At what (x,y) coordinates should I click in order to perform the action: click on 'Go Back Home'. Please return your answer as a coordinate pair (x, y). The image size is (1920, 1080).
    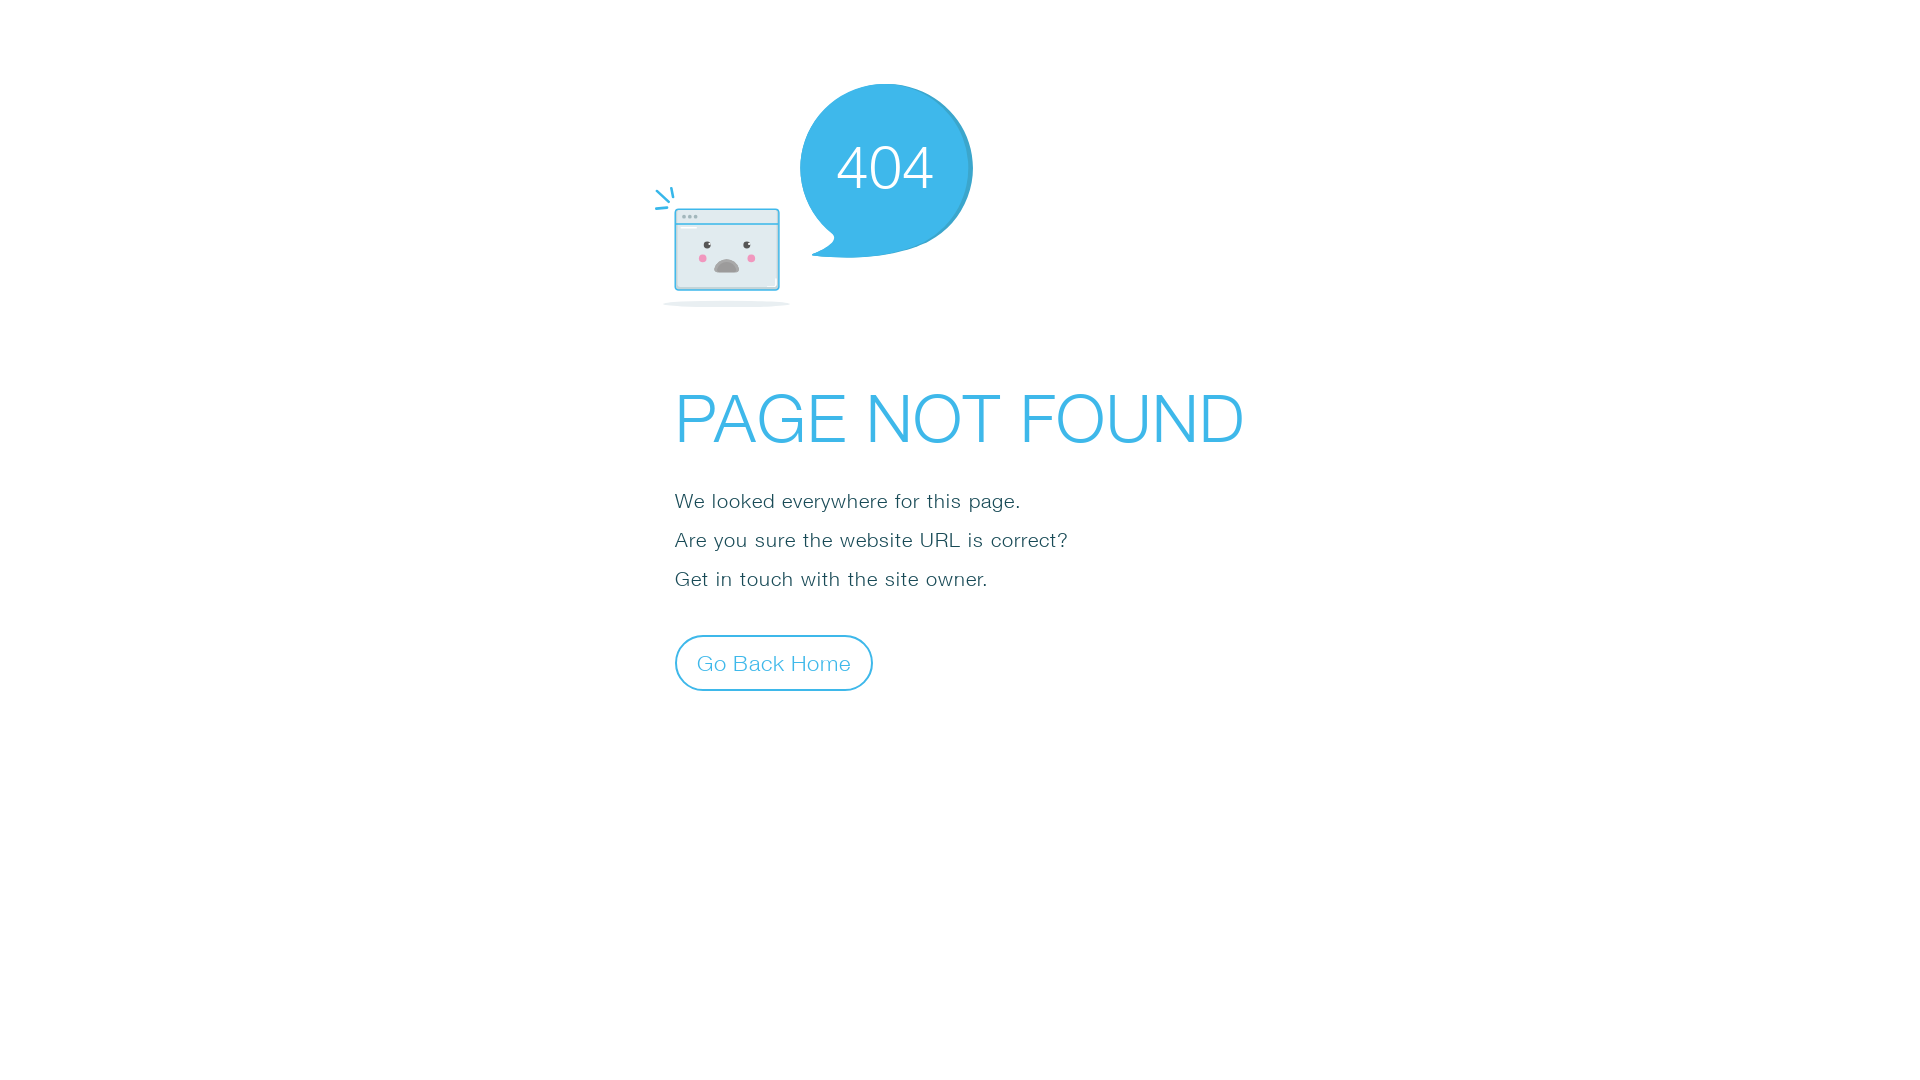
    Looking at the image, I should click on (772, 663).